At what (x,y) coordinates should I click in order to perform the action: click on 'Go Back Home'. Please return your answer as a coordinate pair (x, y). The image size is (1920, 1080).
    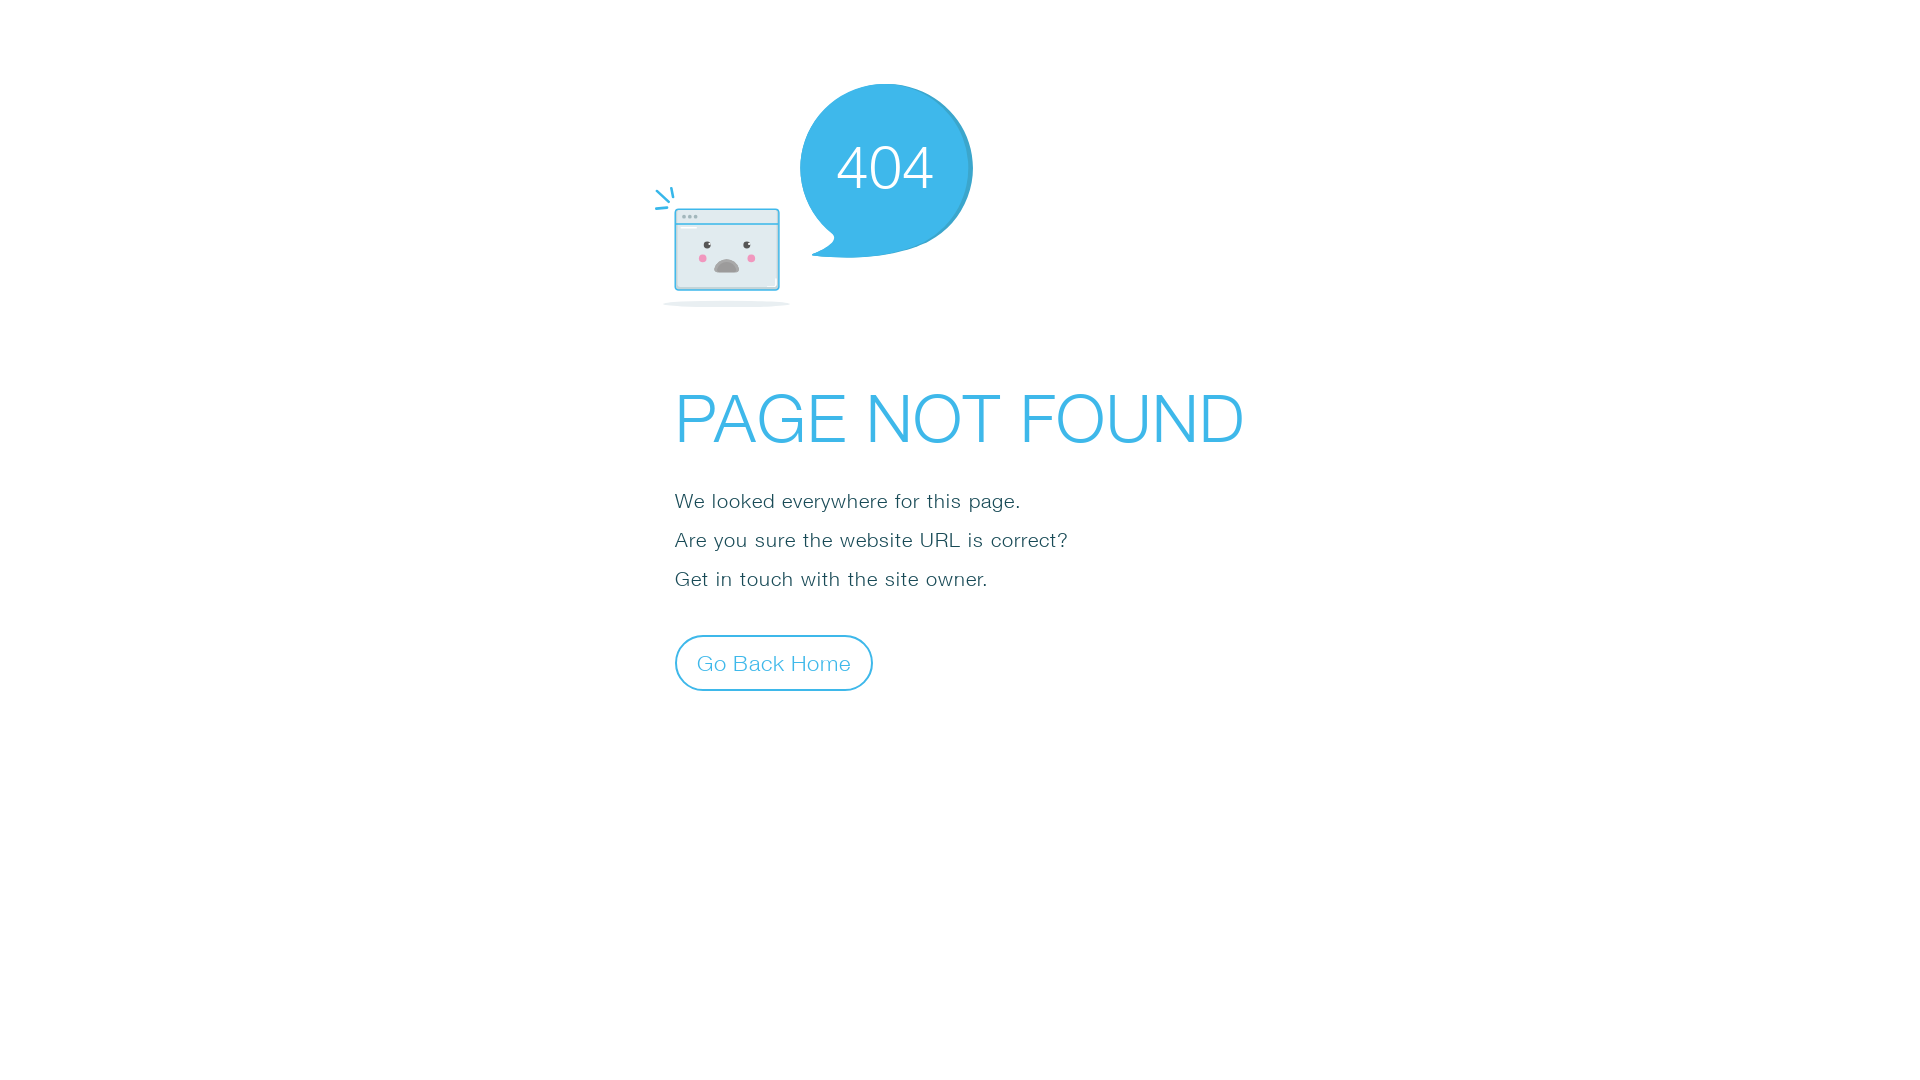
    Looking at the image, I should click on (772, 663).